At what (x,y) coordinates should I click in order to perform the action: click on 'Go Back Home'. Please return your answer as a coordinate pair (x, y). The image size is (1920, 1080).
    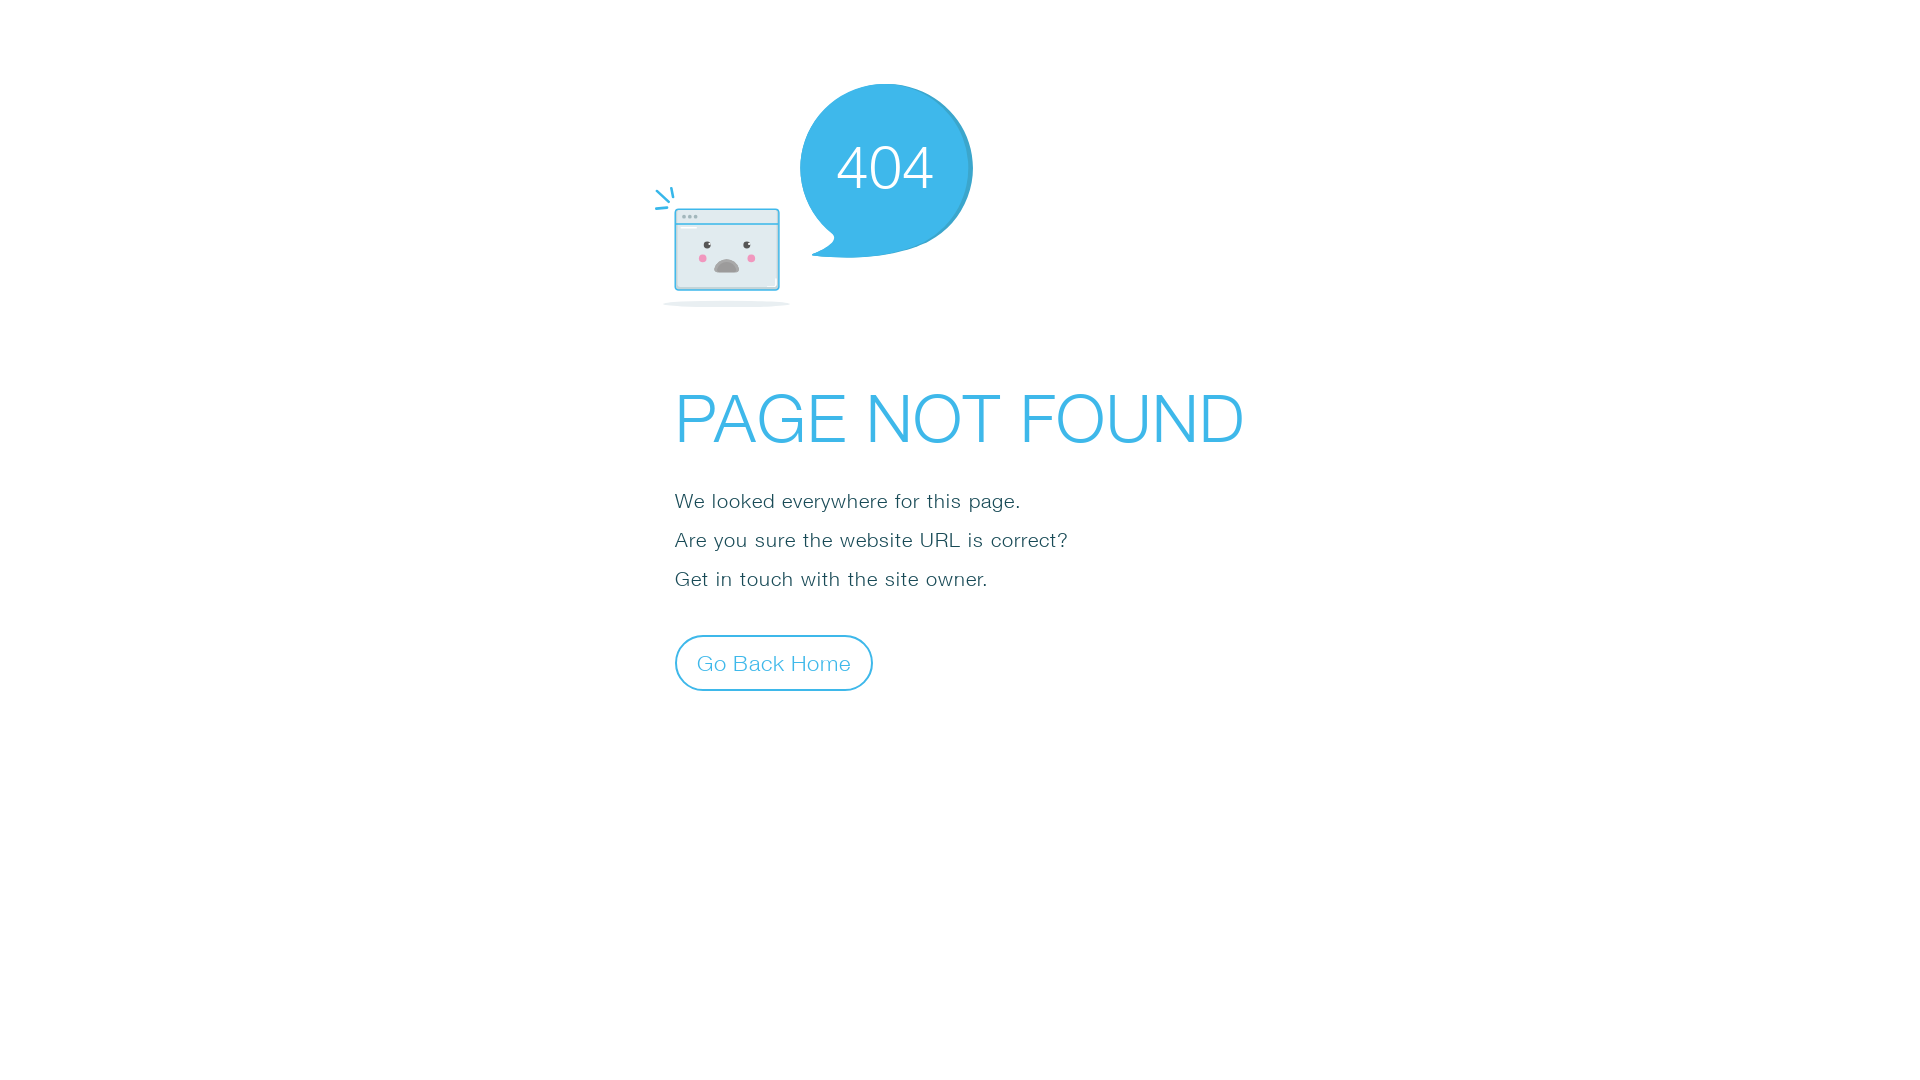
    Looking at the image, I should click on (772, 663).